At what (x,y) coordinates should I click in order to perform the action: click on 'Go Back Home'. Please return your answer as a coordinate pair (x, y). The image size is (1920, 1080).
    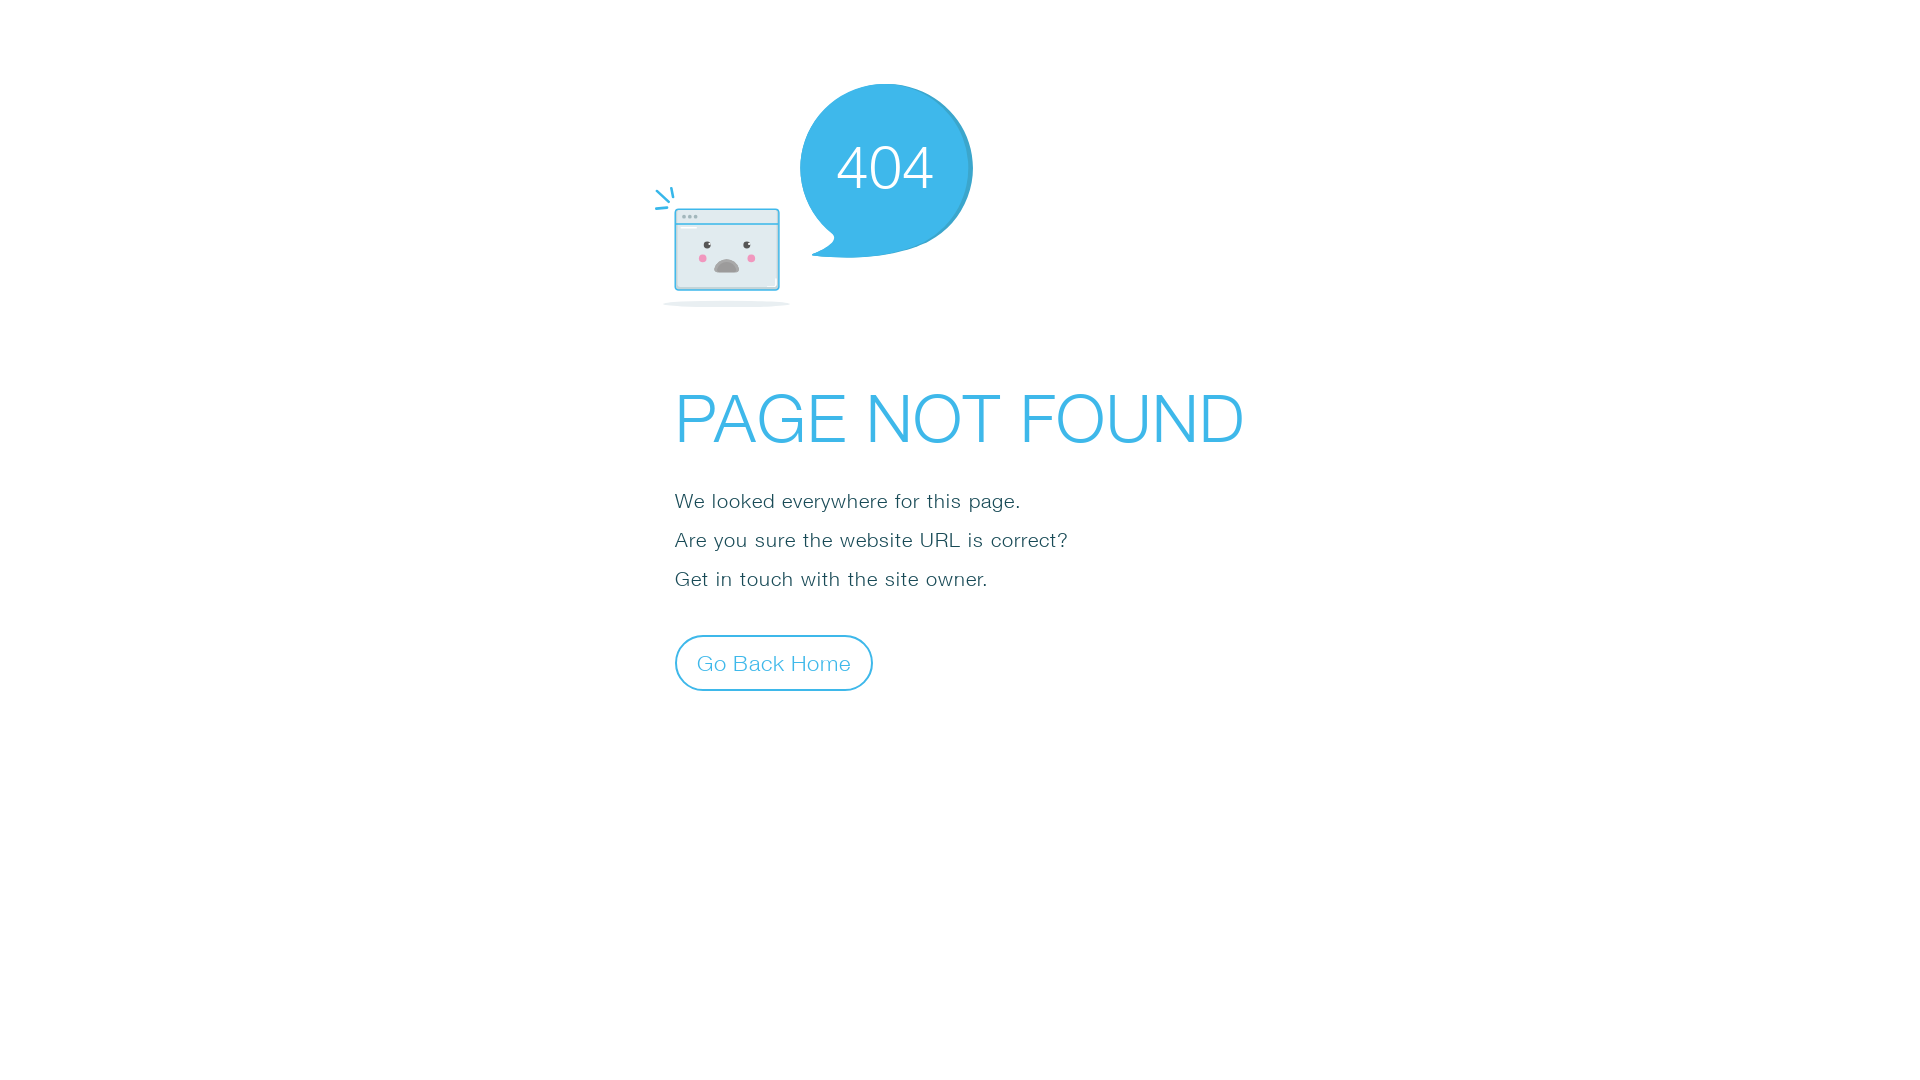
    Looking at the image, I should click on (772, 663).